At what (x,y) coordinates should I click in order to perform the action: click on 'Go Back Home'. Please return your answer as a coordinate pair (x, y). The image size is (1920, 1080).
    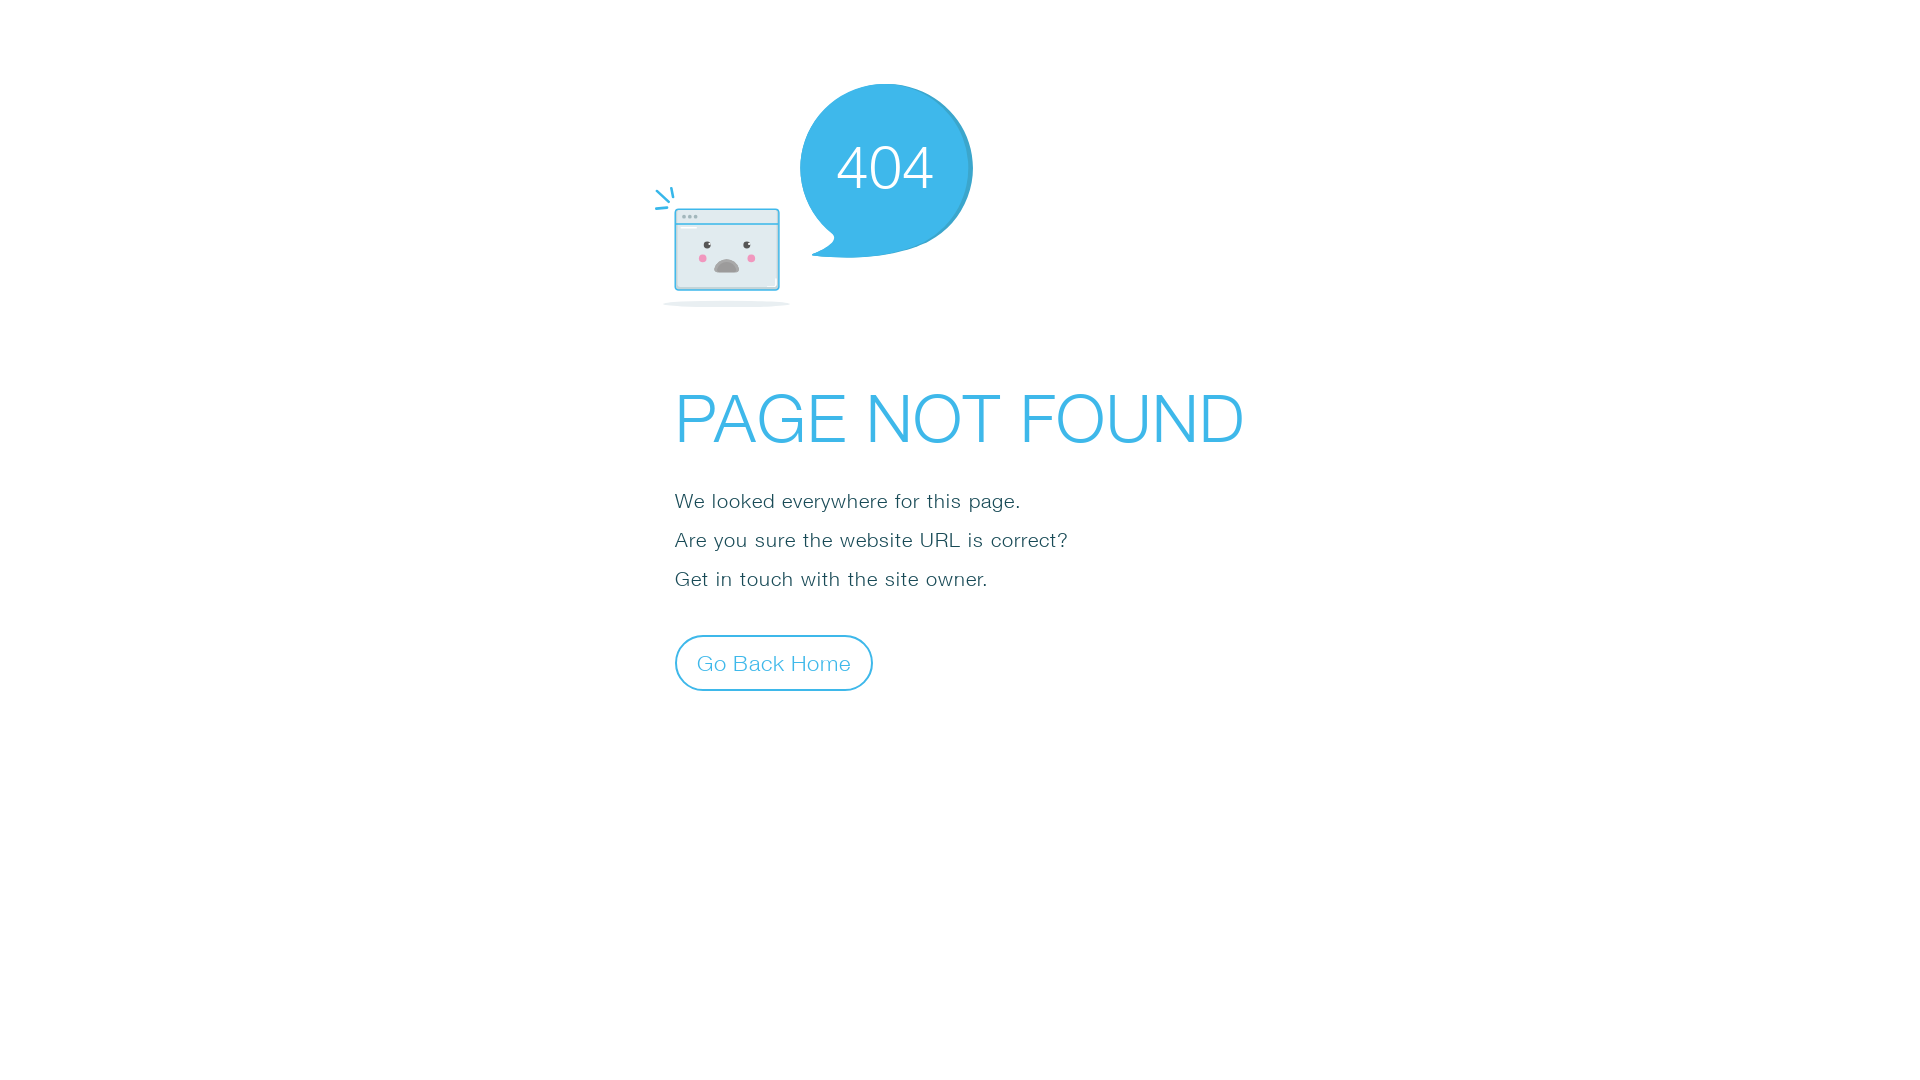
    Looking at the image, I should click on (772, 663).